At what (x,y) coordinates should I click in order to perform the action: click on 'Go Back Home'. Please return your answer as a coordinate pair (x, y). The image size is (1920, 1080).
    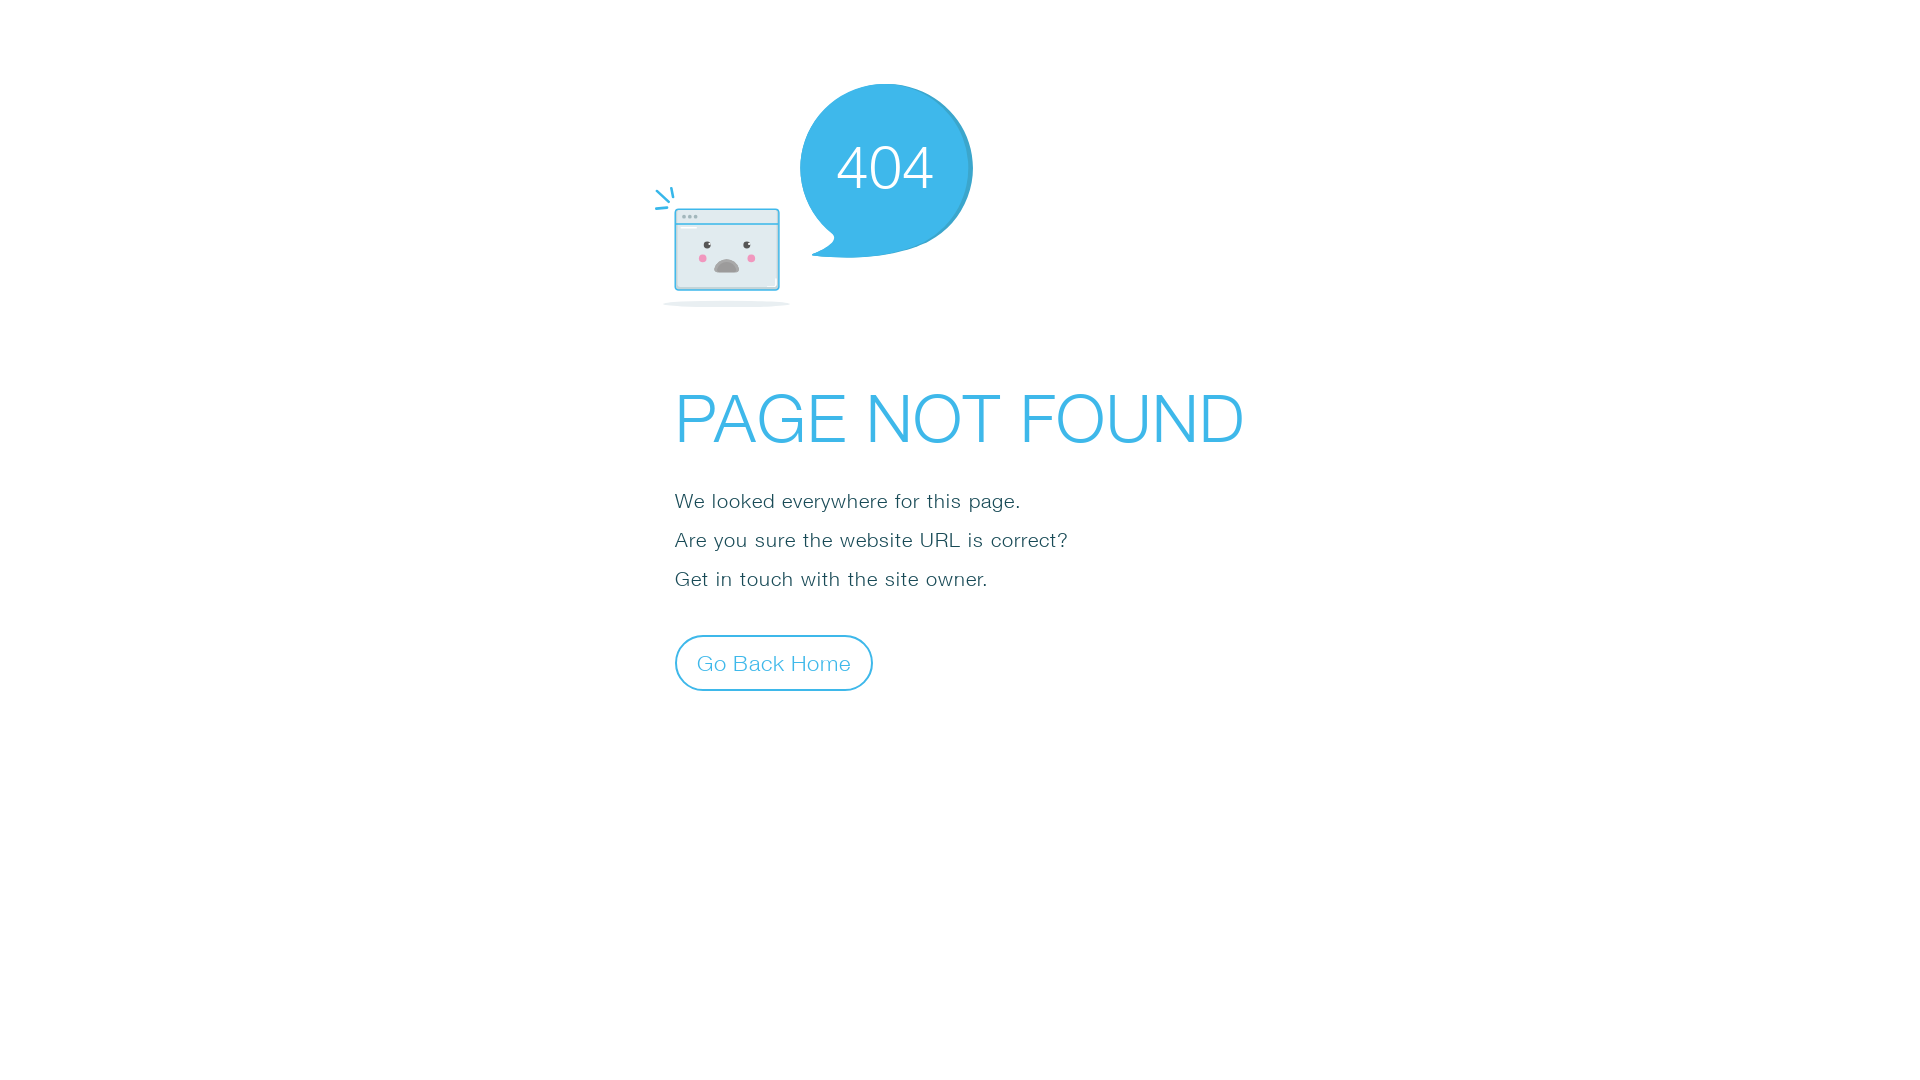
    Looking at the image, I should click on (772, 663).